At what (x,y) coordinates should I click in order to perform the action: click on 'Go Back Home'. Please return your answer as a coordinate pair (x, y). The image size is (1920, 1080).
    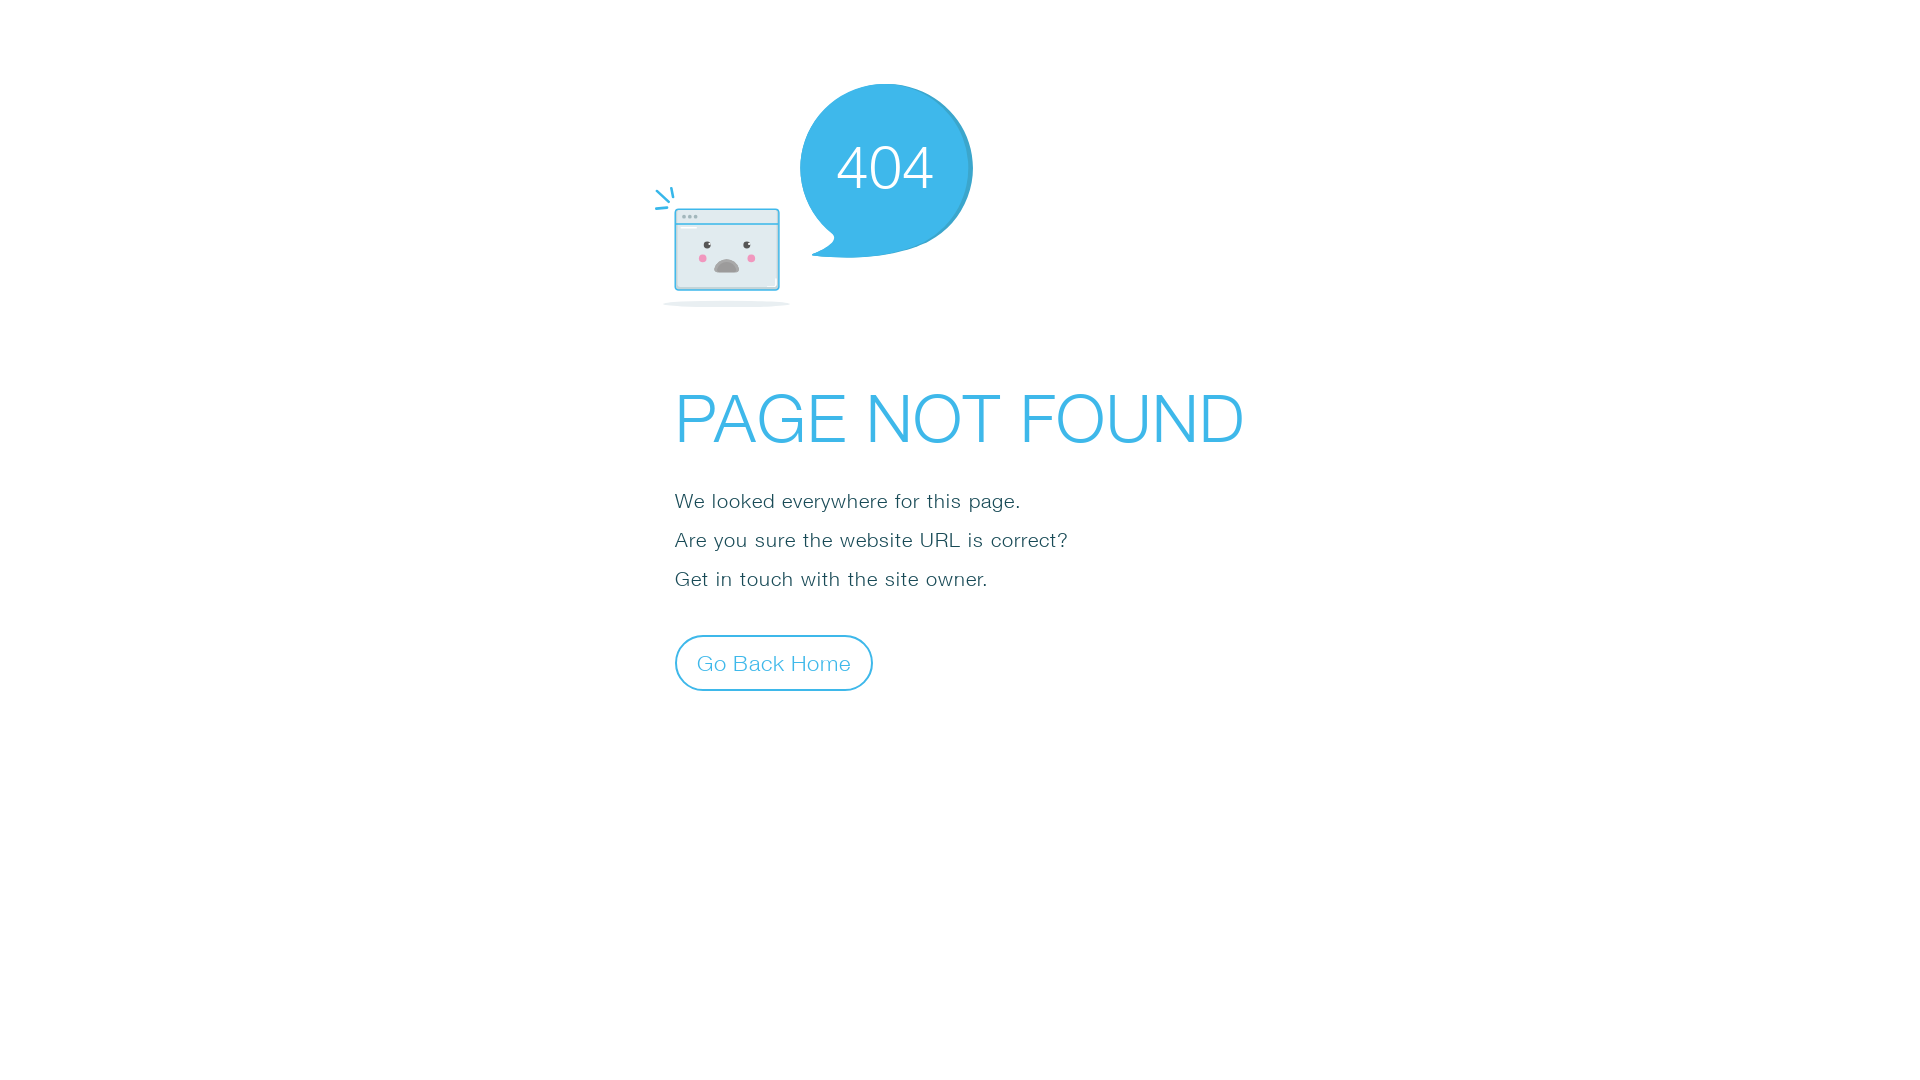
    Looking at the image, I should click on (772, 663).